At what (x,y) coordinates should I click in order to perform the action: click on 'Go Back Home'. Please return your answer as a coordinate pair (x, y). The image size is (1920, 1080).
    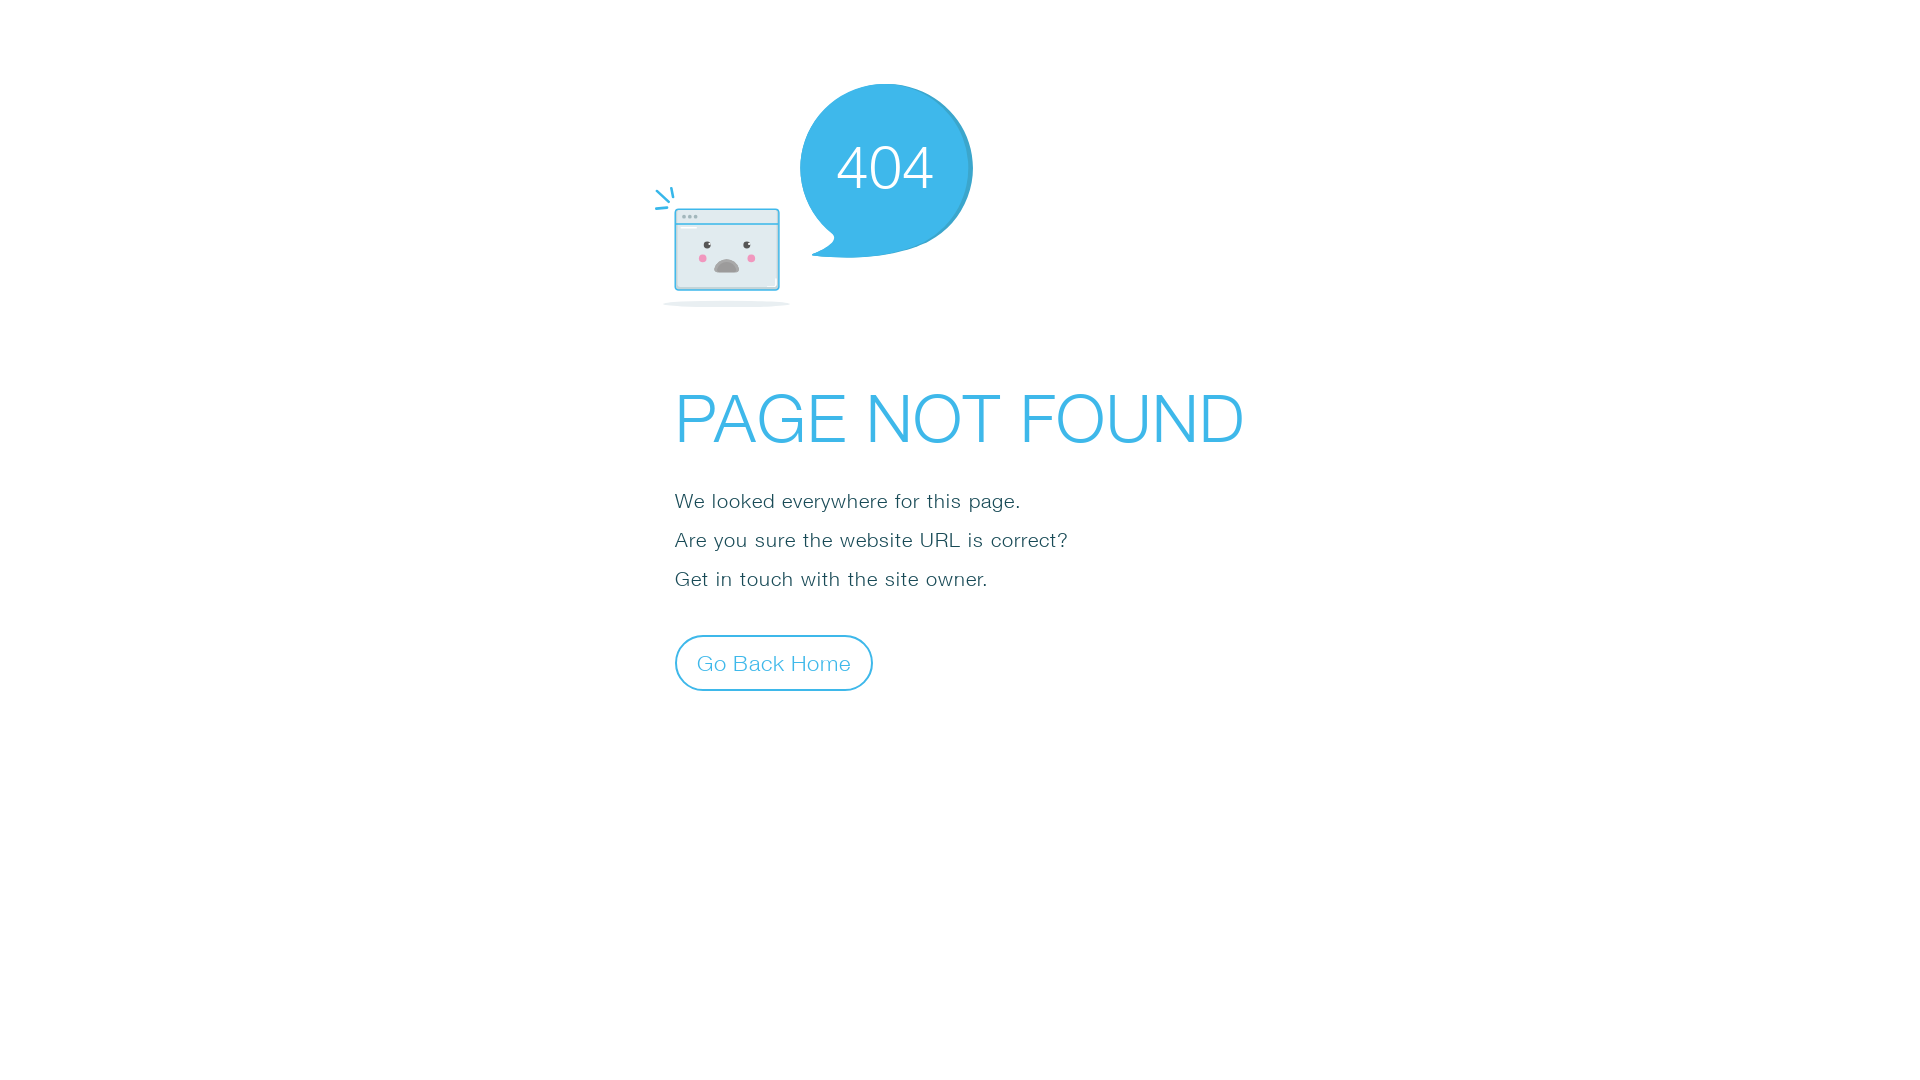
    Looking at the image, I should click on (772, 663).